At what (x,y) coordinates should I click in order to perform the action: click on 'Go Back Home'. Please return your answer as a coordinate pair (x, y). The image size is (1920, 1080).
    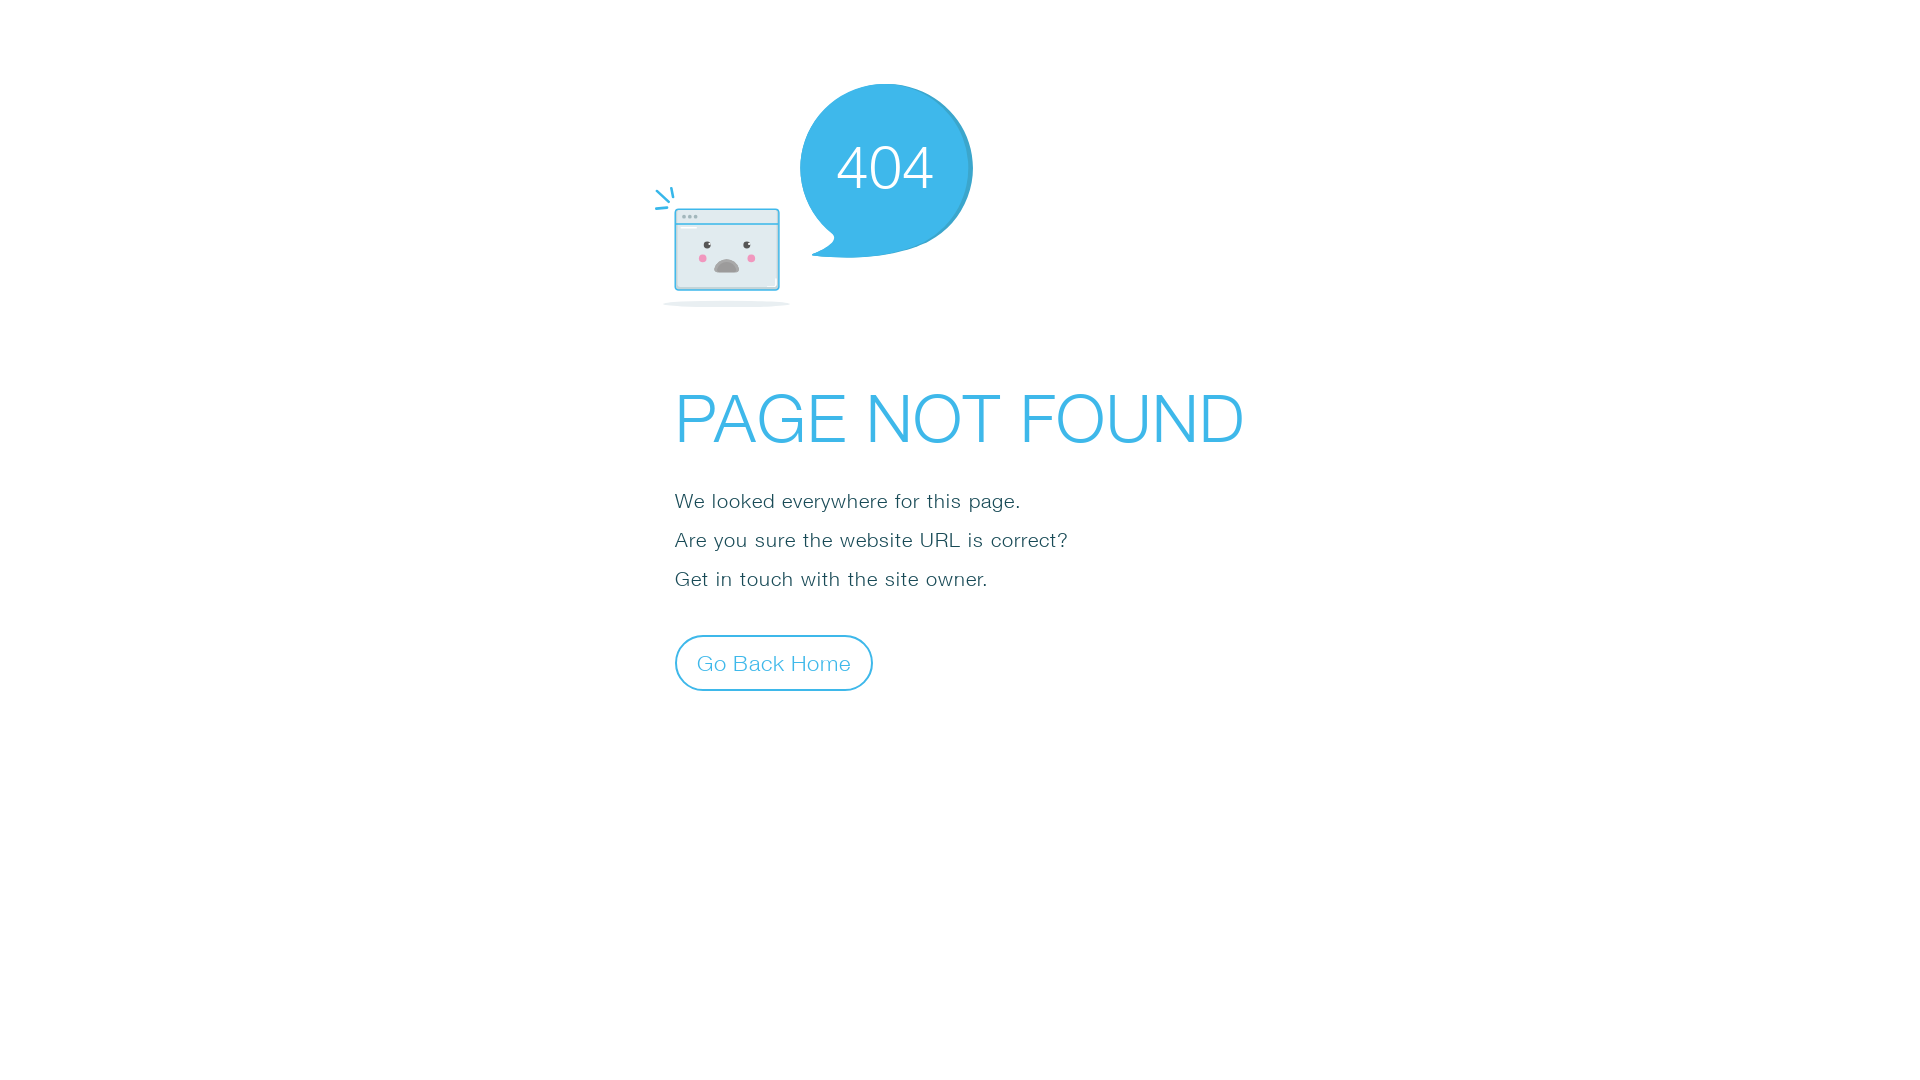
    Looking at the image, I should click on (772, 663).